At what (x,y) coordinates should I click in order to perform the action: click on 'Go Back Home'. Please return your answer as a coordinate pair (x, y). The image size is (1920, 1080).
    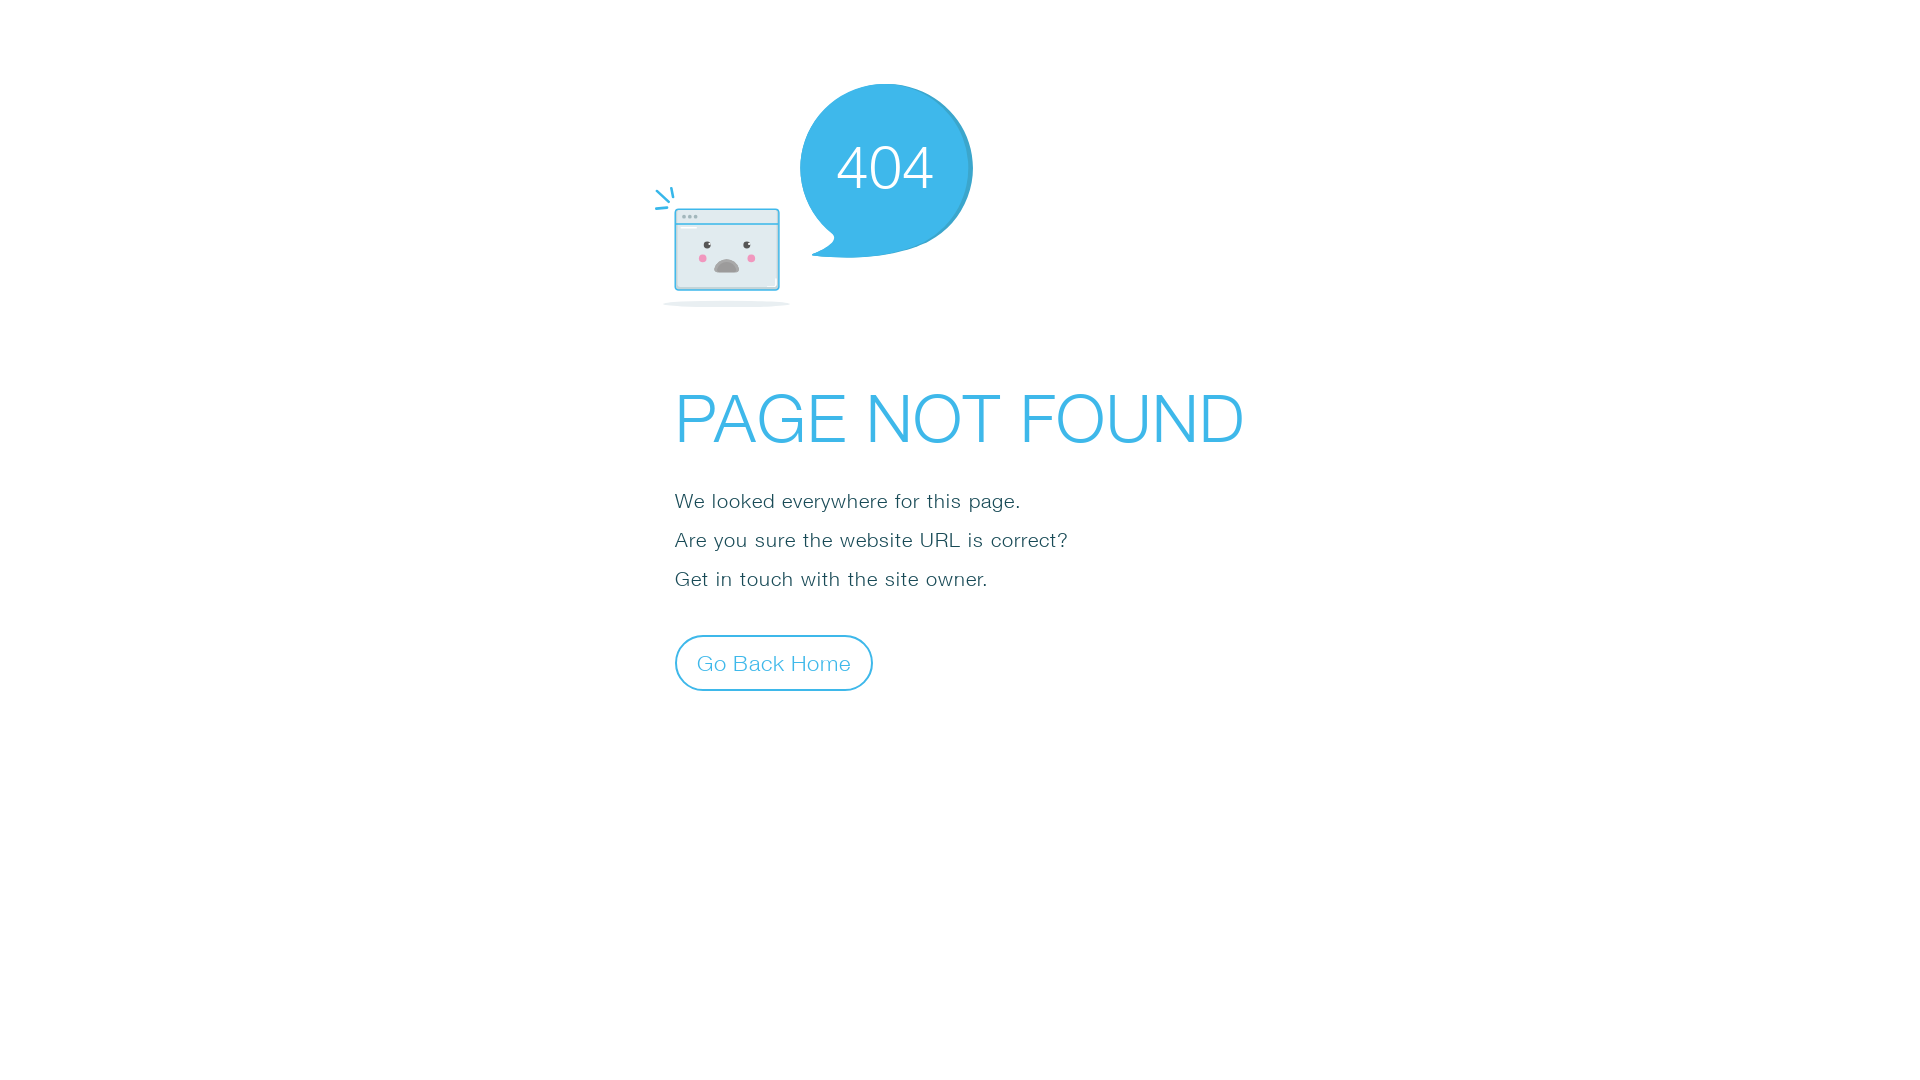
    Looking at the image, I should click on (772, 663).